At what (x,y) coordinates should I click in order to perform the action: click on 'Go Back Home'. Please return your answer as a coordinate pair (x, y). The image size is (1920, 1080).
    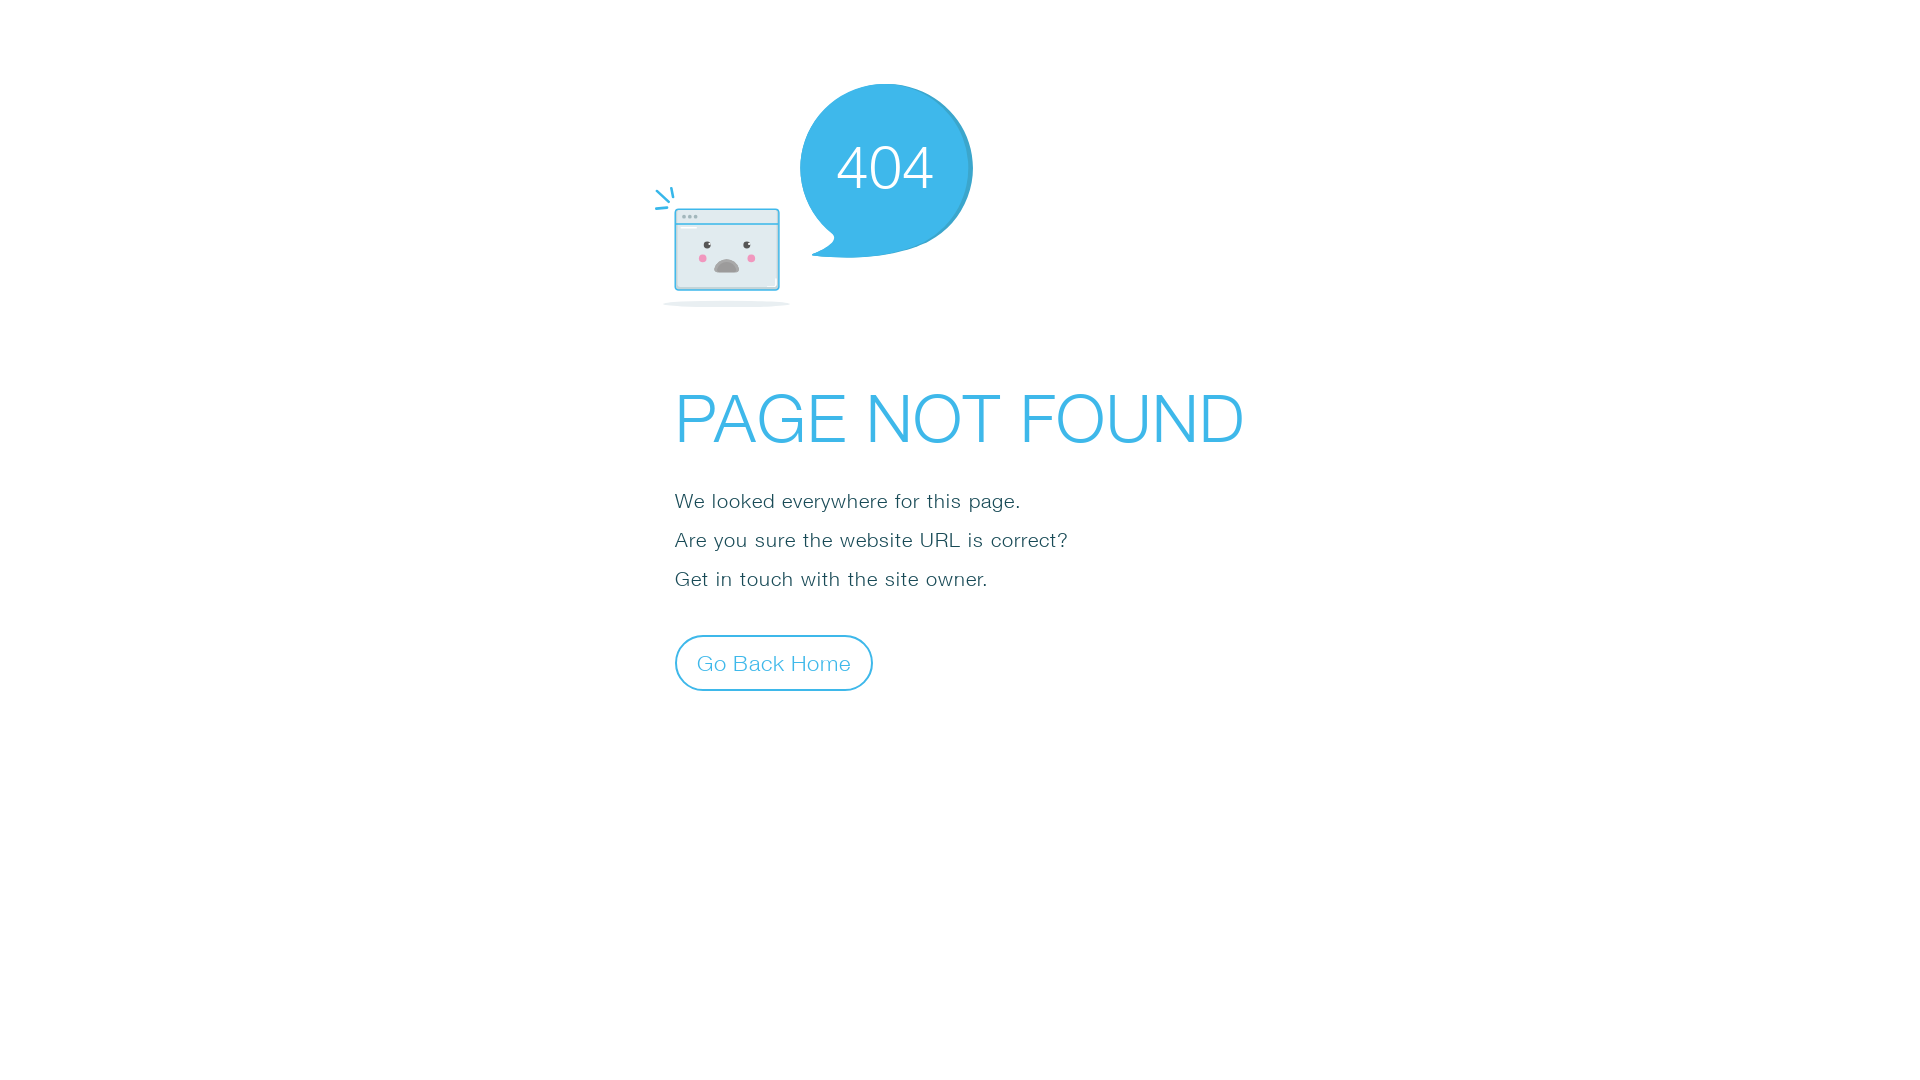
    Looking at the image, I should click on (772, 663).